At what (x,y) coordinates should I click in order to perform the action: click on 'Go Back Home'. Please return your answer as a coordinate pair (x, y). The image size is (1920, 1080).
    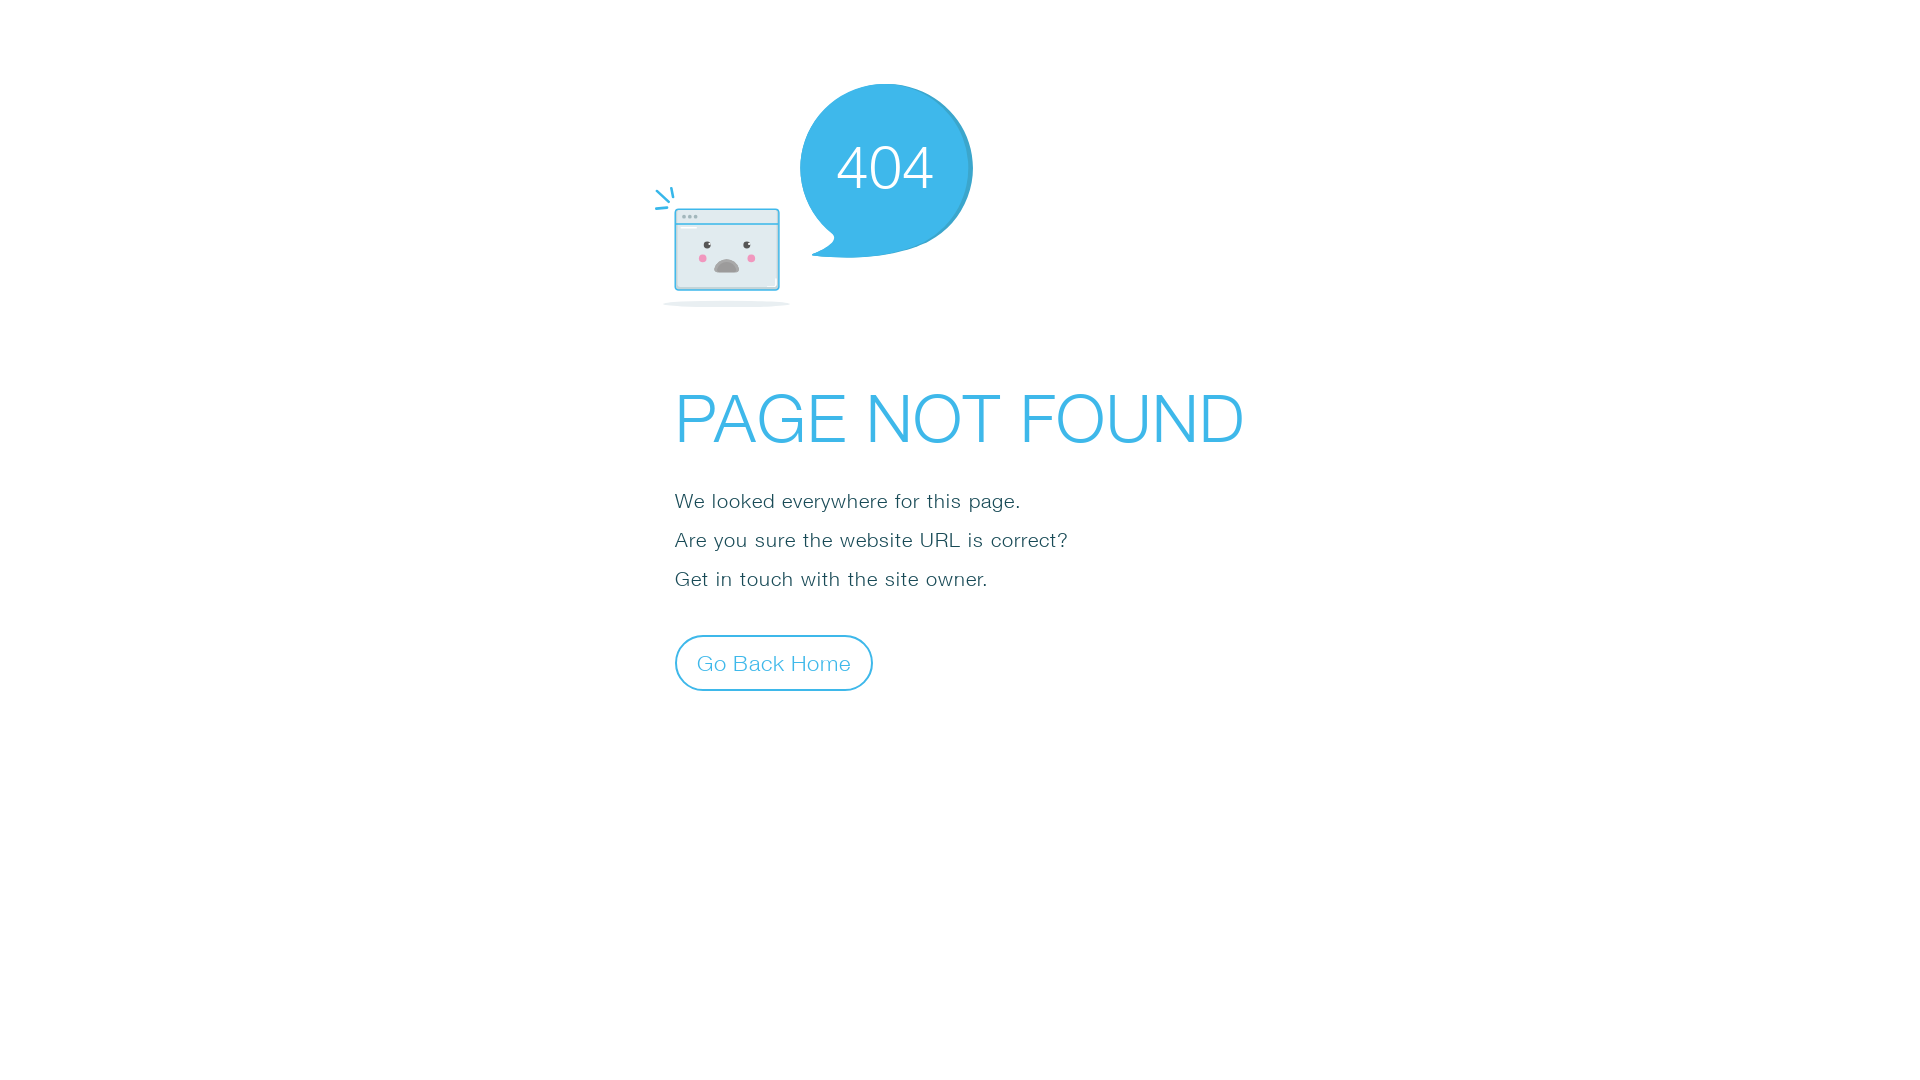
    Looking at the image, I should click on (772, 663).